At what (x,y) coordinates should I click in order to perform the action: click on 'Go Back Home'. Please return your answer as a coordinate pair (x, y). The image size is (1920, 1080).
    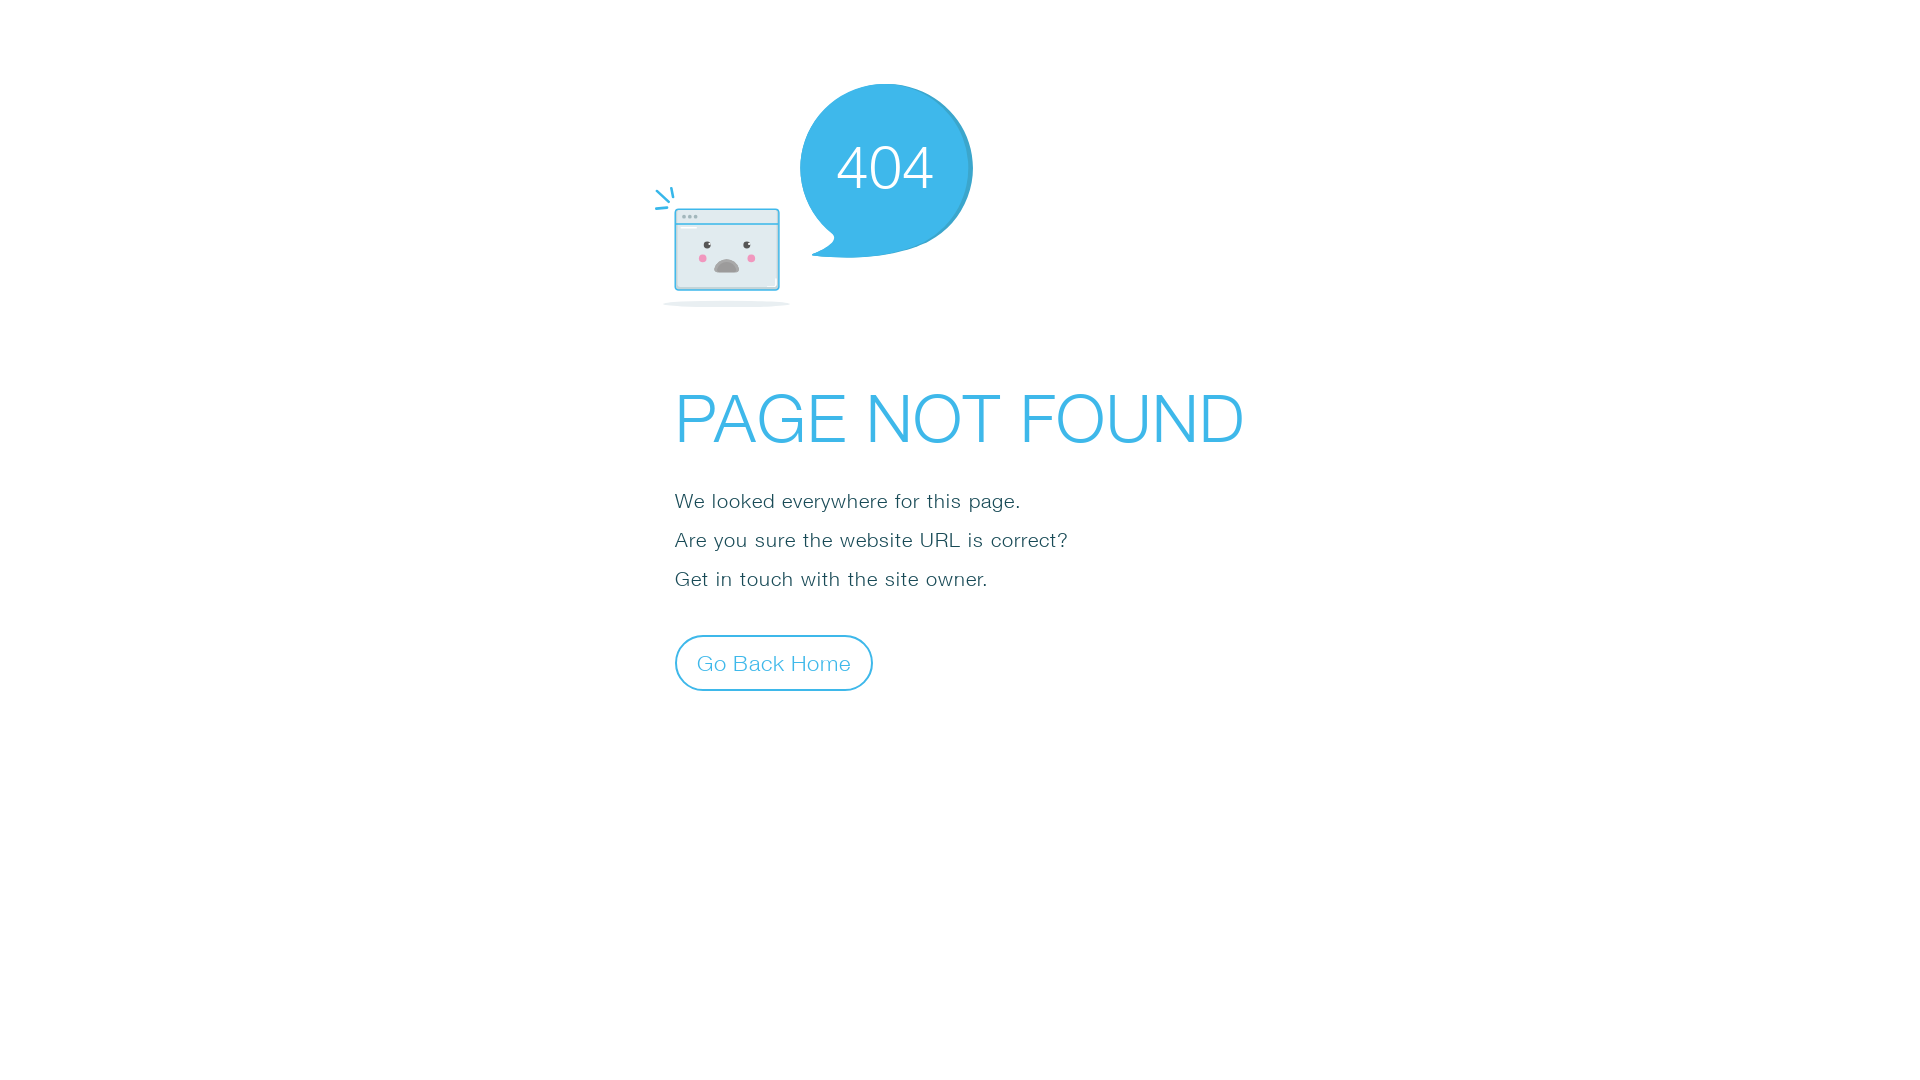
    Looking at the image, I should click on (772, 663).